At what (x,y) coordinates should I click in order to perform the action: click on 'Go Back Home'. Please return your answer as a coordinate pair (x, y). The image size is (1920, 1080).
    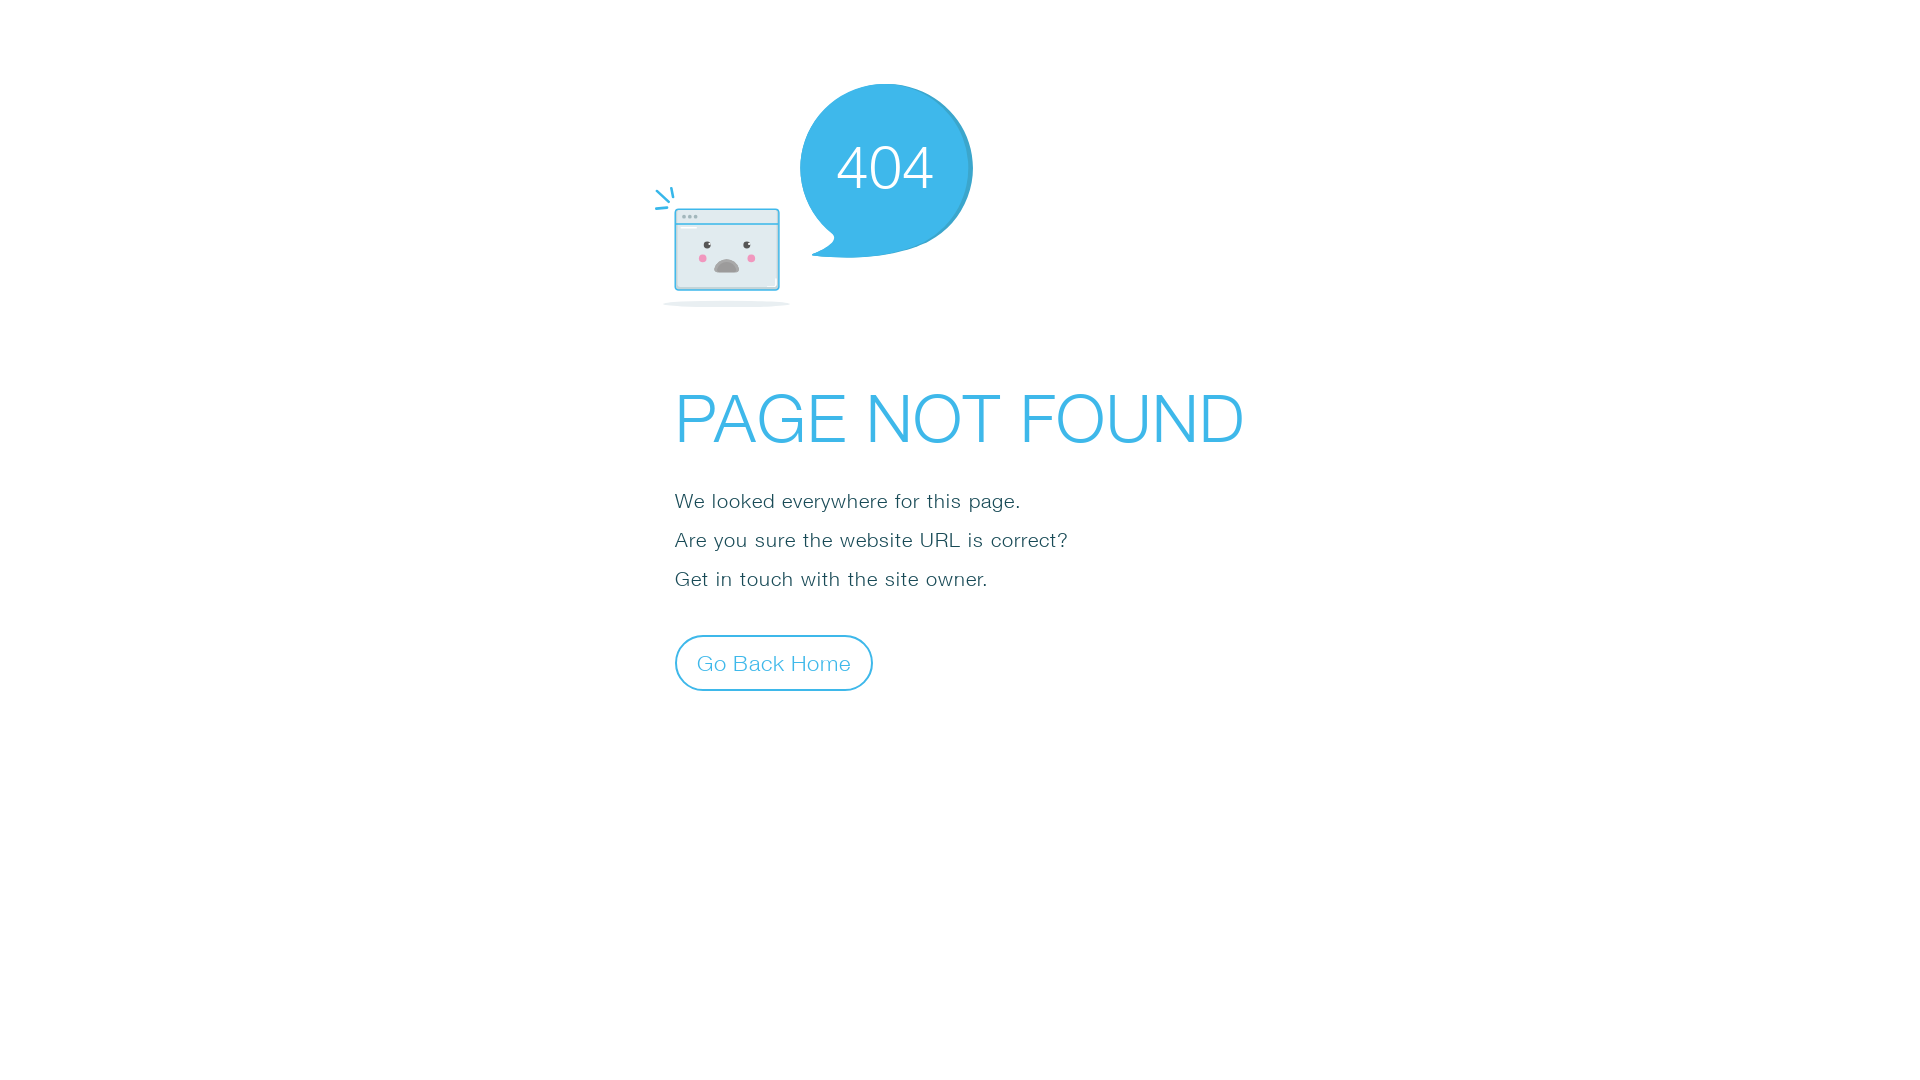
    Looking at the image, I should click on (772, 663).